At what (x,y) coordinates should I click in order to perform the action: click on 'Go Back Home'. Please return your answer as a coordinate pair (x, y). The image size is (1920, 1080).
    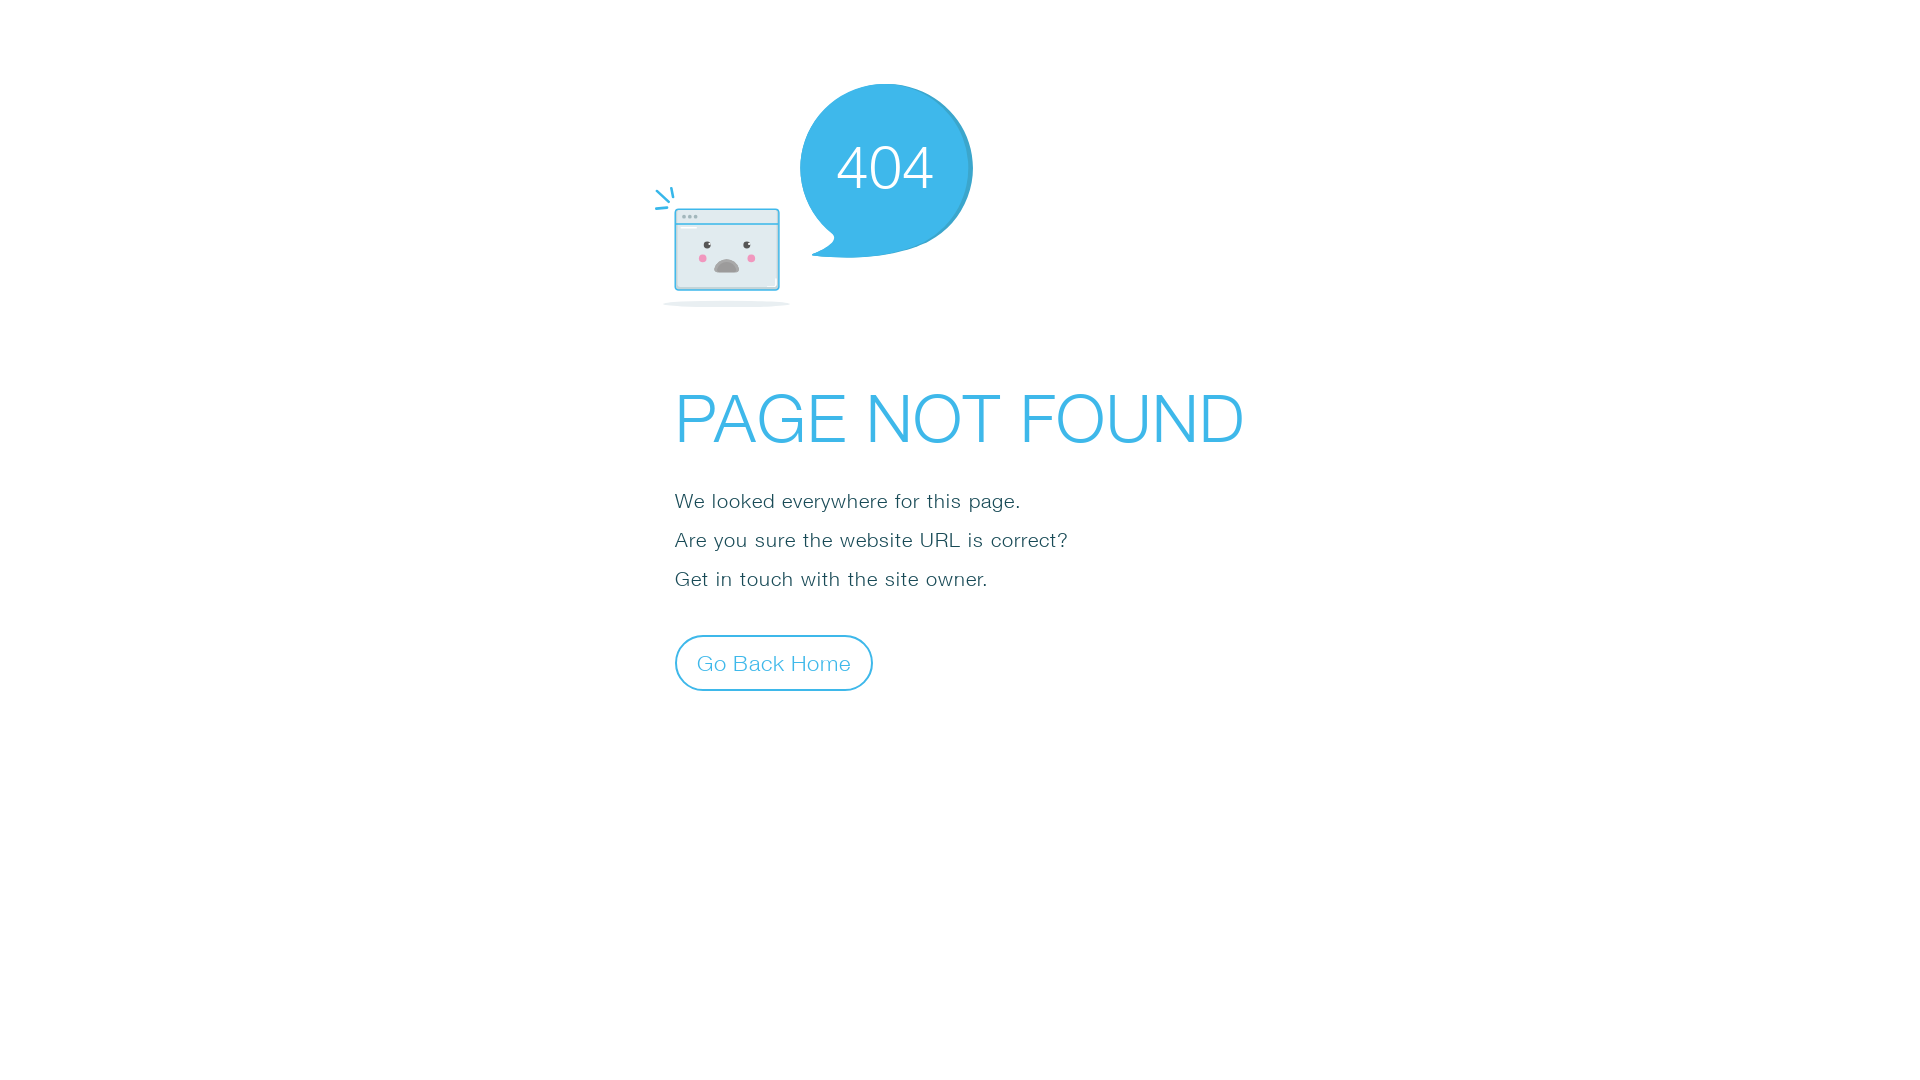
    Looking at the image, I should click on (772, 663).